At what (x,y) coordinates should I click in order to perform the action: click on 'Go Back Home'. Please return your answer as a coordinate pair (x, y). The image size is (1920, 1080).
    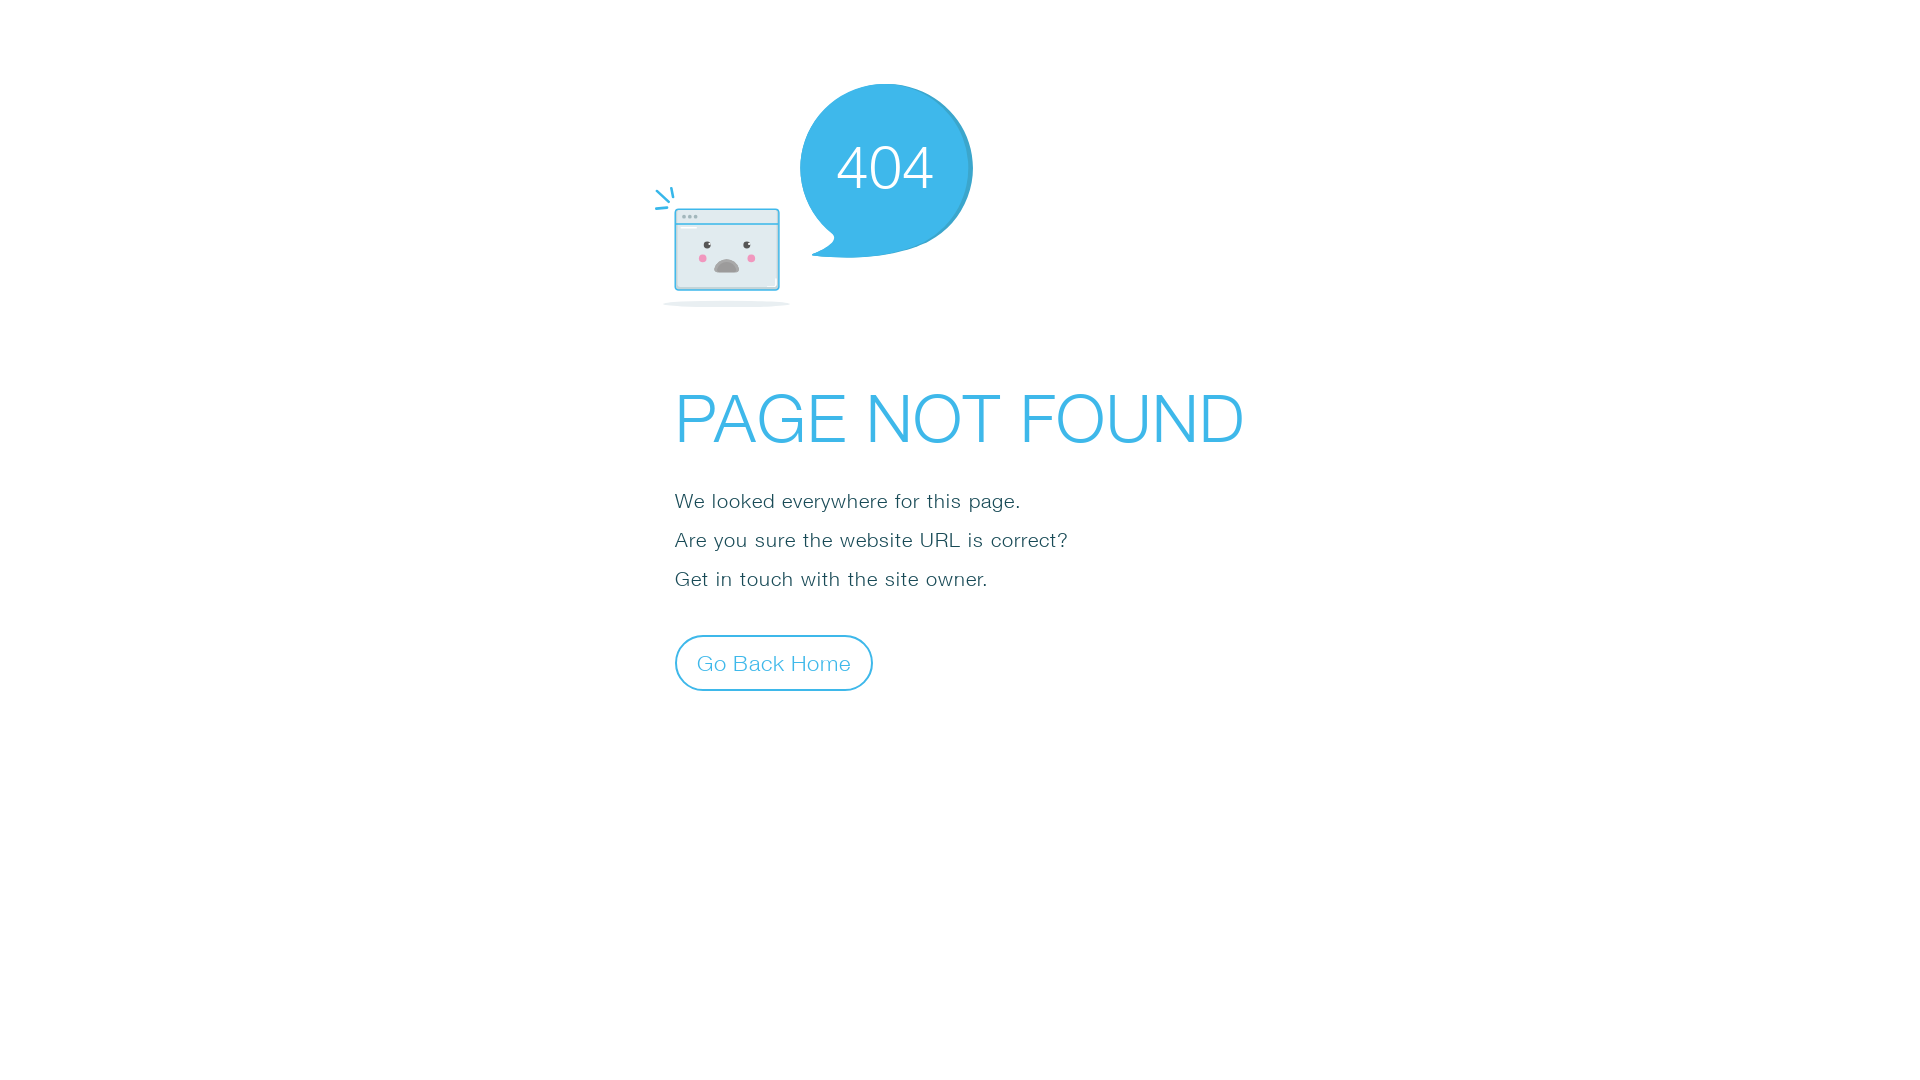
    Looking at the image, I should click on (772, 663).